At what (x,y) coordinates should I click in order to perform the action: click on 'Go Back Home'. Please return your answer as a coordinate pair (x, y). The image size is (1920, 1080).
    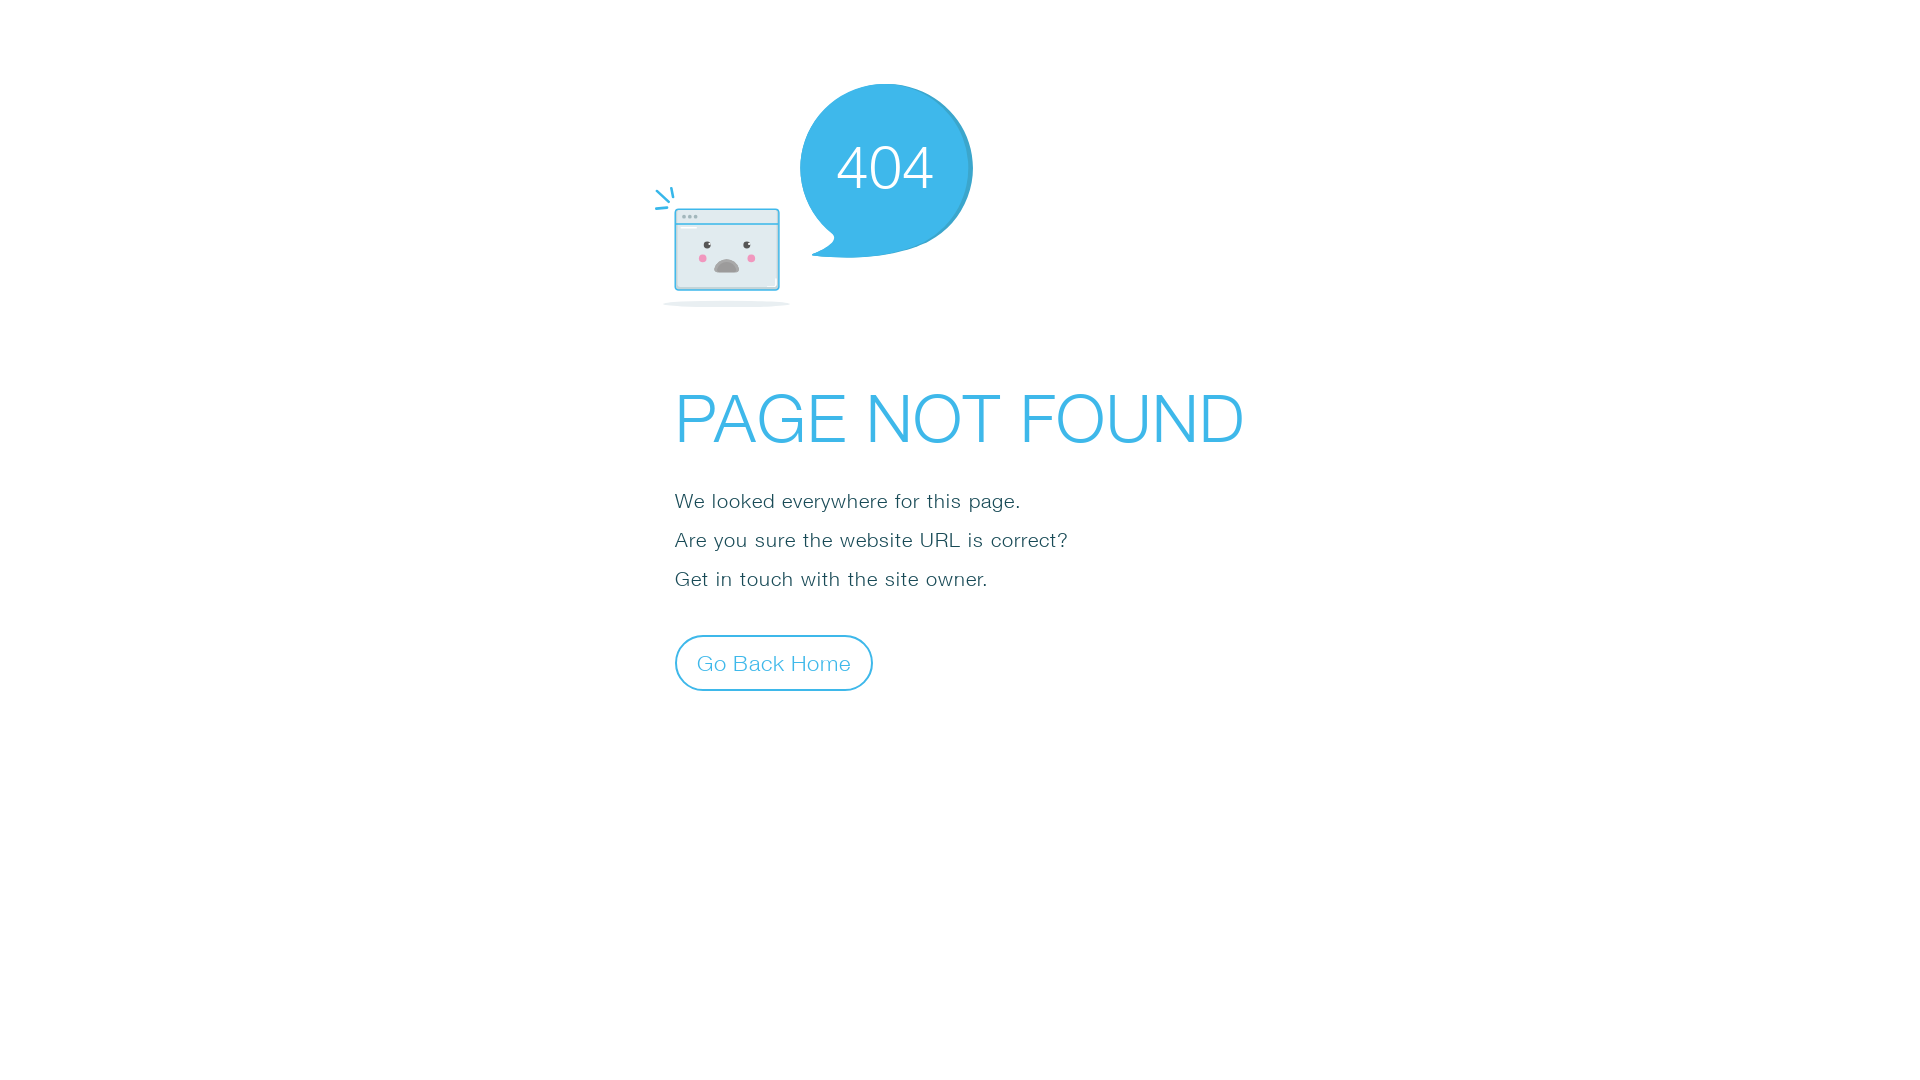
    Looking at the image, I should click on (772, 663).